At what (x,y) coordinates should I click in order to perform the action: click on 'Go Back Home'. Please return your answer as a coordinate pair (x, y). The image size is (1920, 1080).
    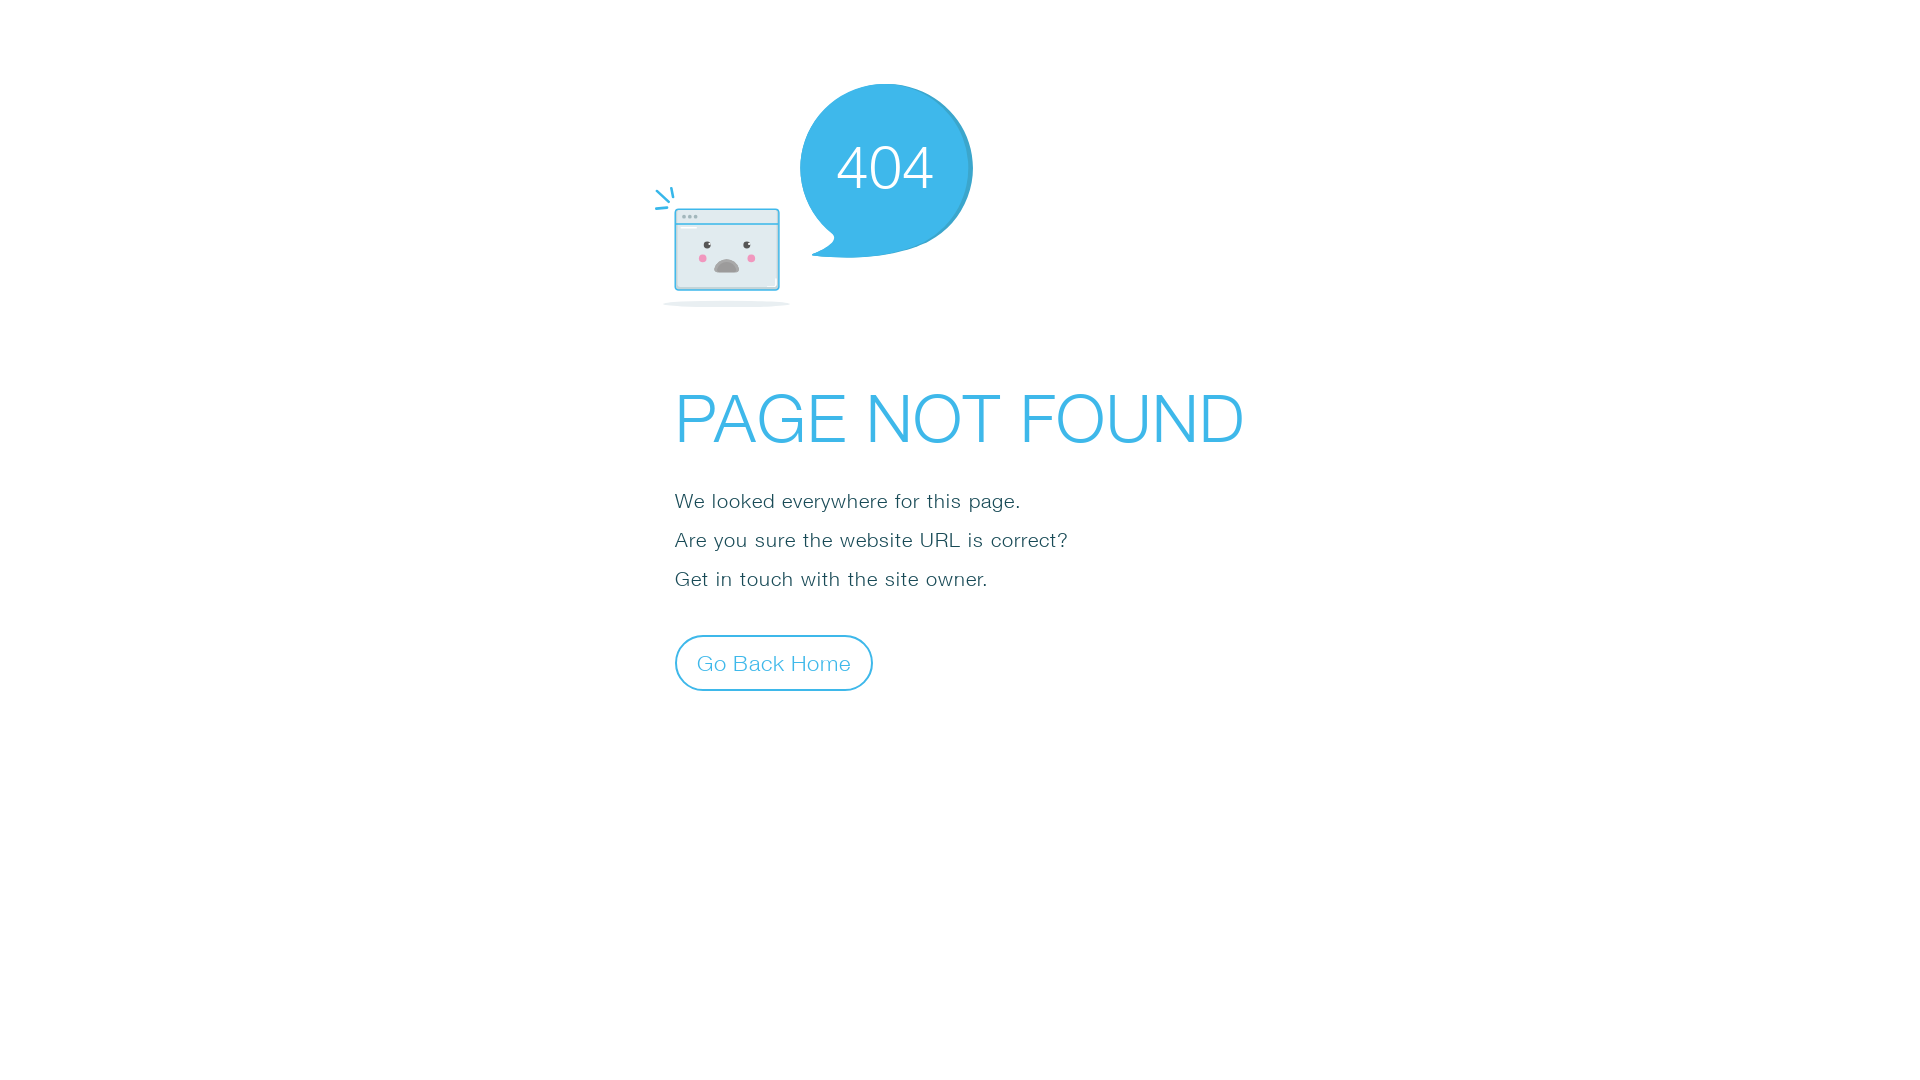
    Looking at the image, I should click on (772, 663).